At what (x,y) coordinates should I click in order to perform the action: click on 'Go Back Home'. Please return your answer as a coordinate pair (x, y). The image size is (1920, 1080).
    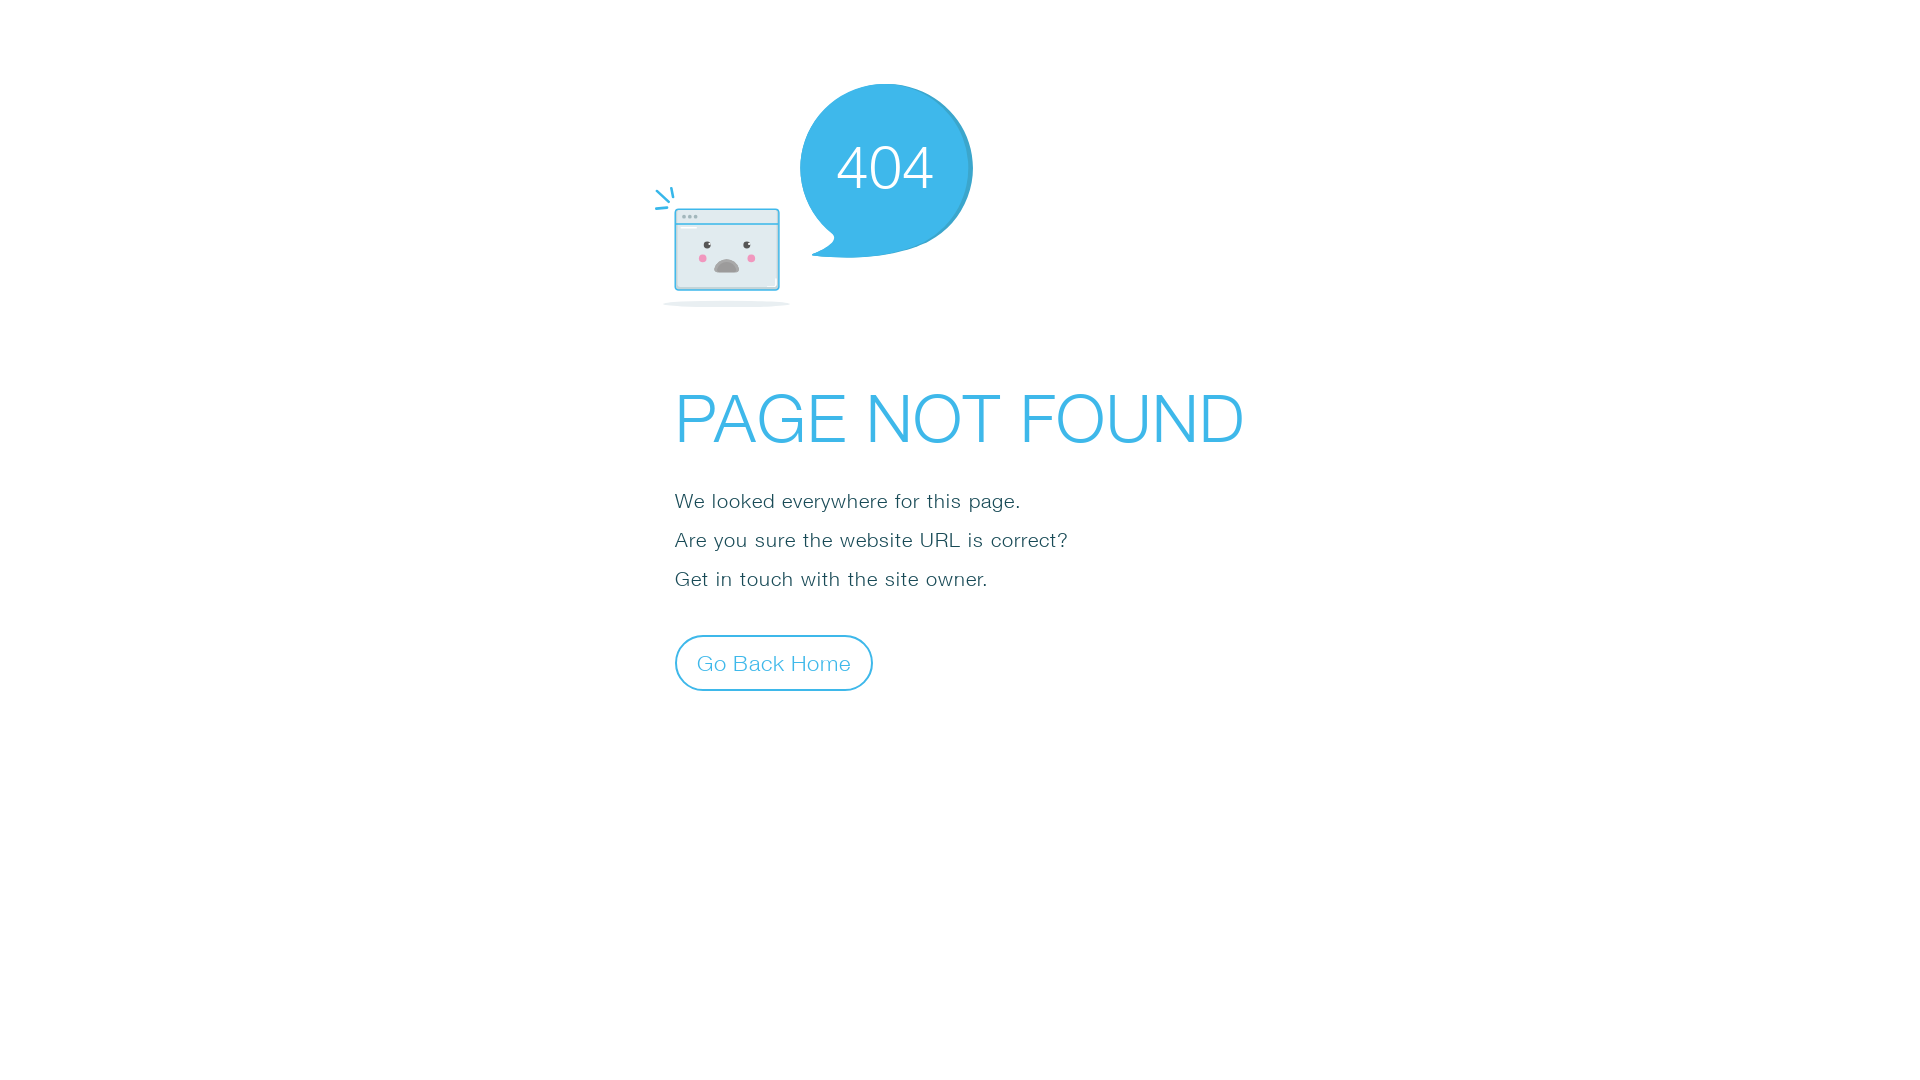
    Looking at the image, I should click on (772, 663).